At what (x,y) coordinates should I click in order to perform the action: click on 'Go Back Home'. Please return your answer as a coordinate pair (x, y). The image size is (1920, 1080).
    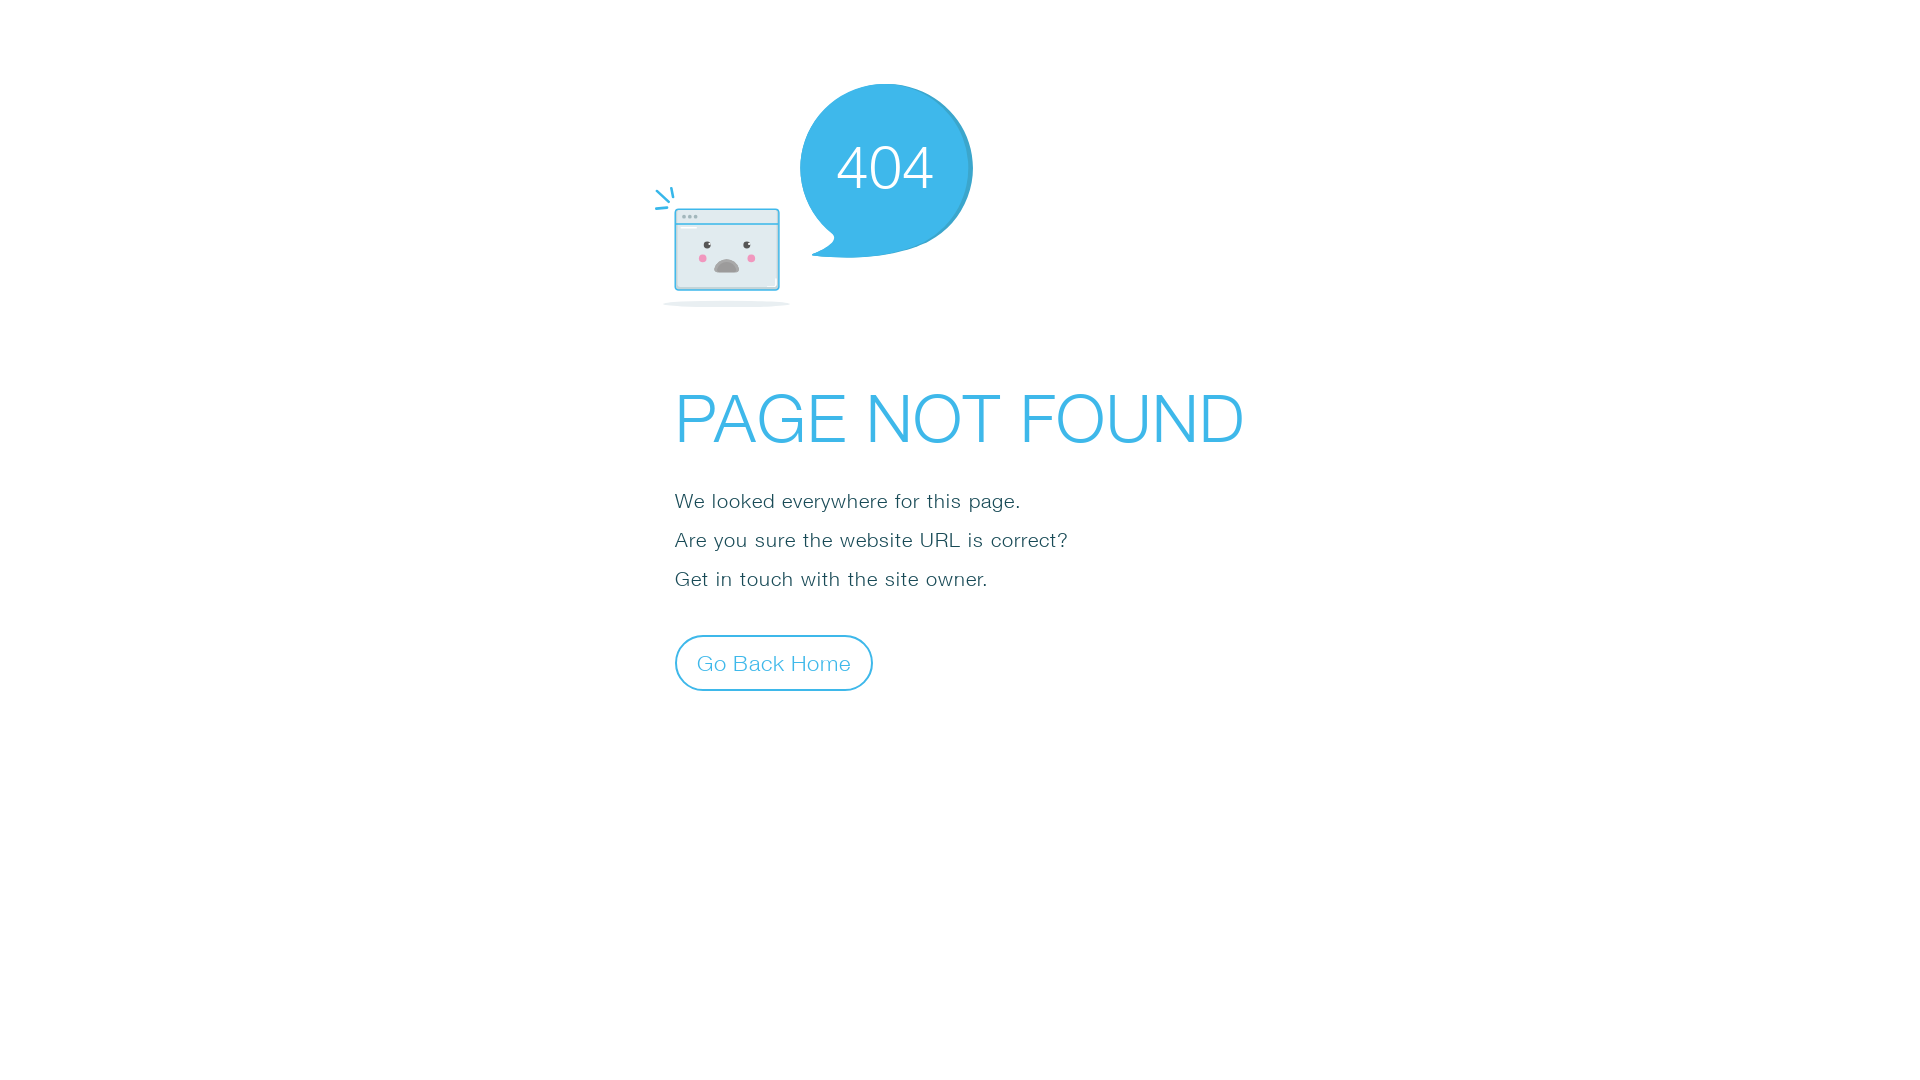
    Looking at the image, I should click on (772, 663).